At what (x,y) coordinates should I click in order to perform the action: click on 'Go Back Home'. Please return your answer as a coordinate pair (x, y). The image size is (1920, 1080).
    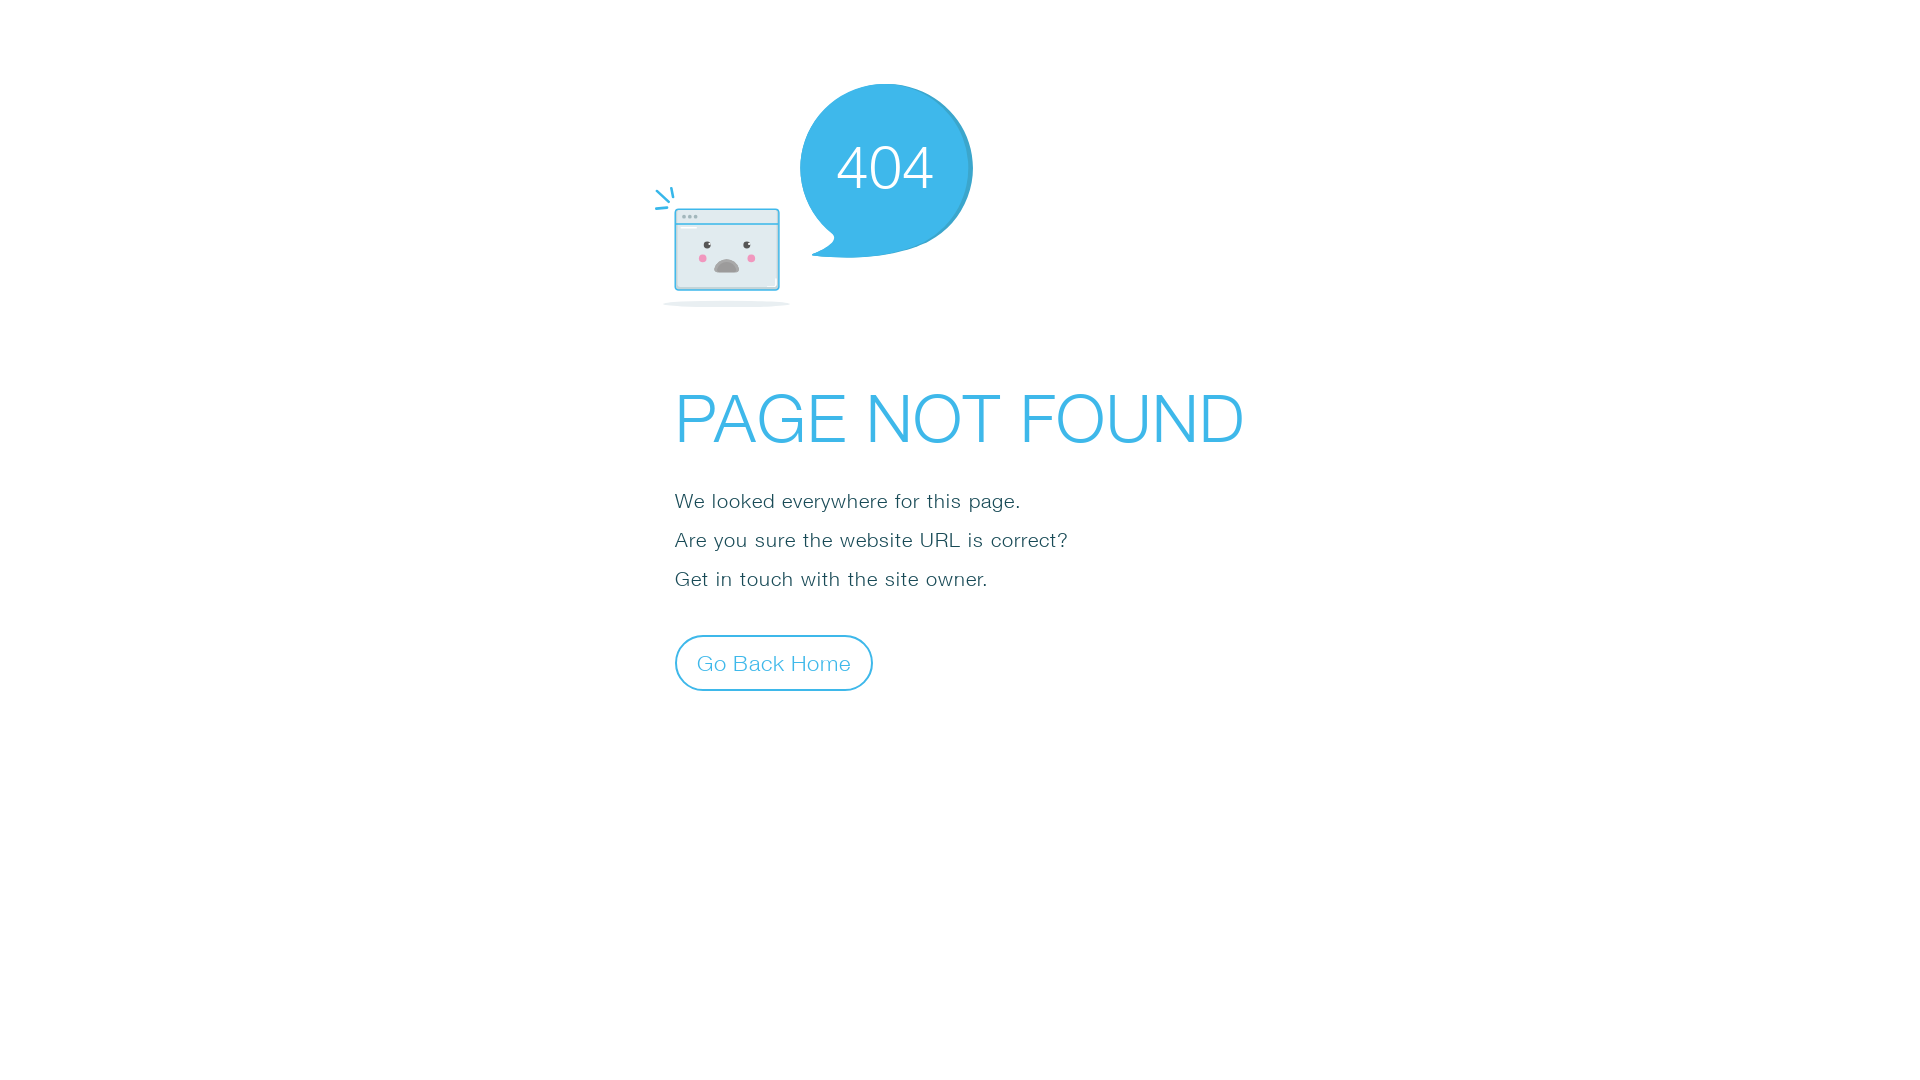
    Looking at the image, I should click on (772, 663).